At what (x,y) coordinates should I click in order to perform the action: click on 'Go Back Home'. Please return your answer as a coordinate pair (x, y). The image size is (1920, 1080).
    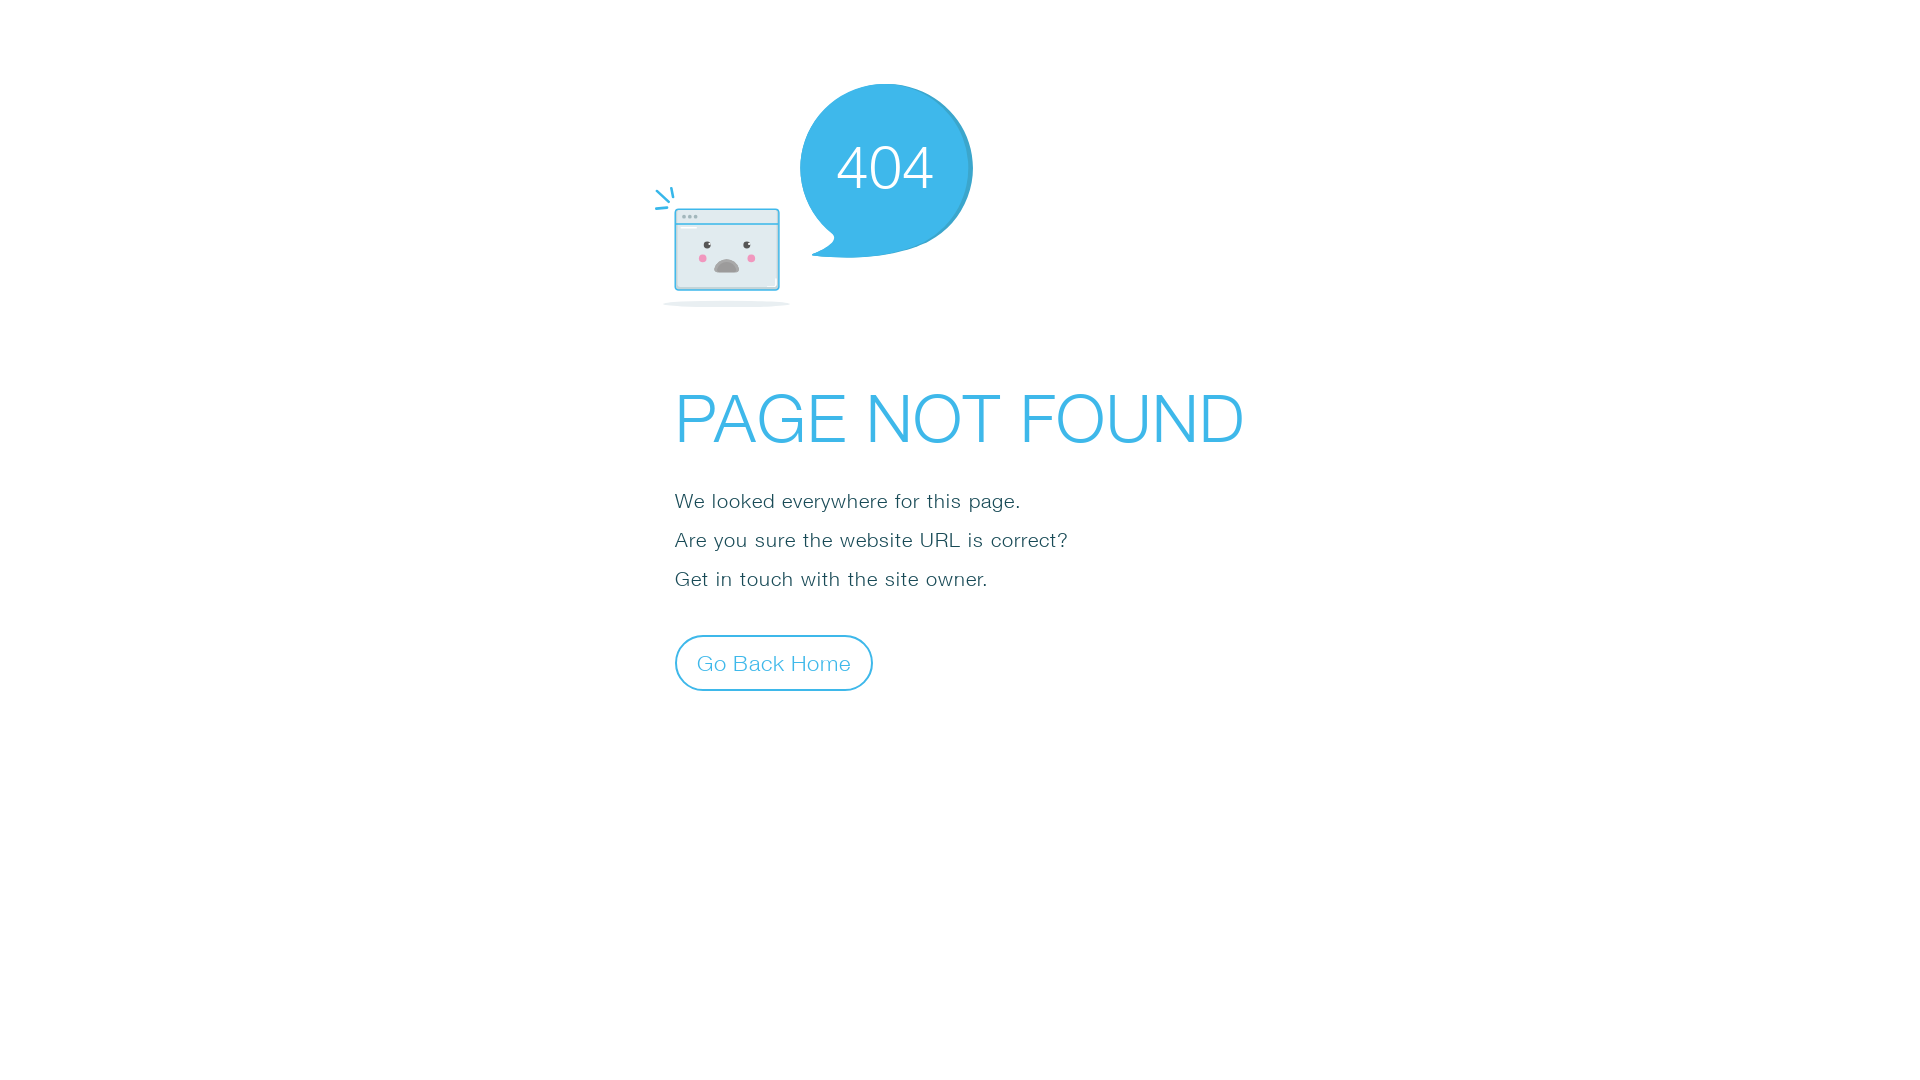
    Looking at the image, I should click on (772, 663).